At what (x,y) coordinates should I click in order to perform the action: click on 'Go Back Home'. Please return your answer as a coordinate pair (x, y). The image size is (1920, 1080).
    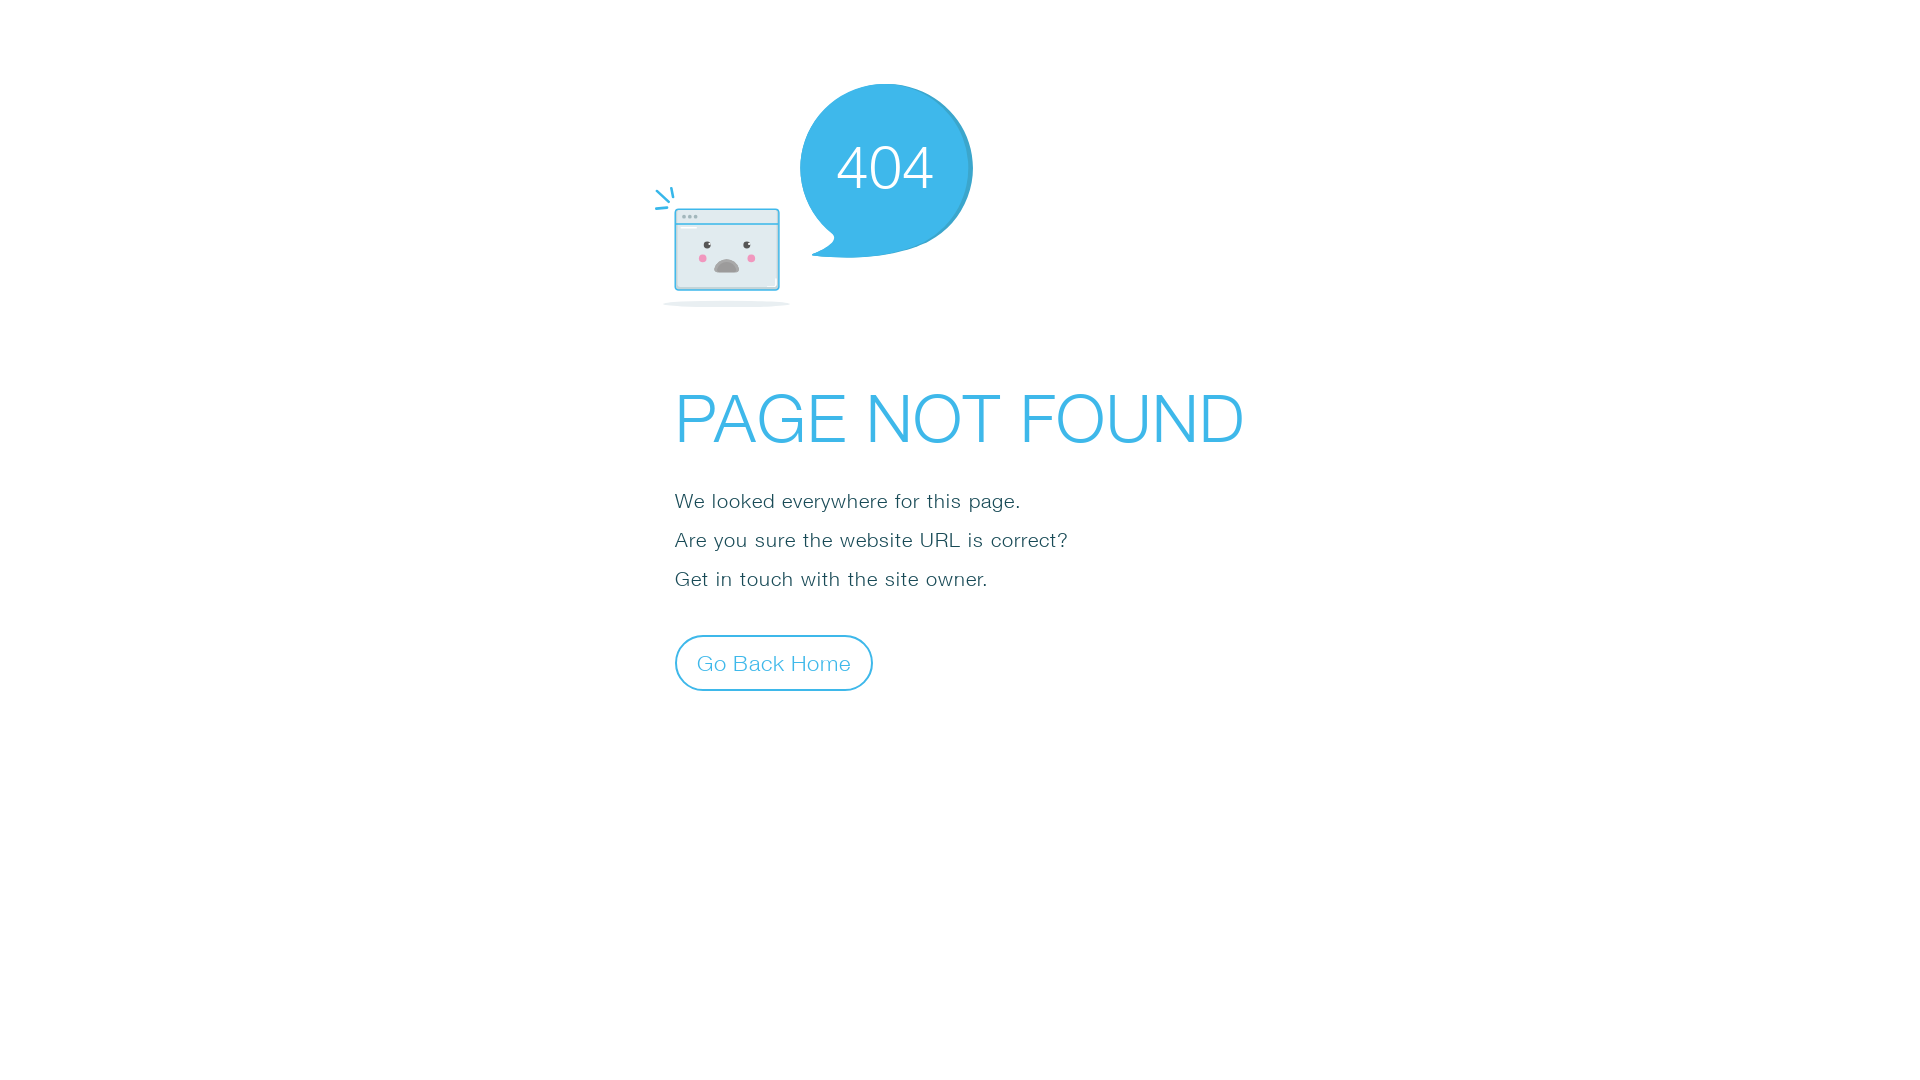
    Looking at the image, I should click on (772, 663).